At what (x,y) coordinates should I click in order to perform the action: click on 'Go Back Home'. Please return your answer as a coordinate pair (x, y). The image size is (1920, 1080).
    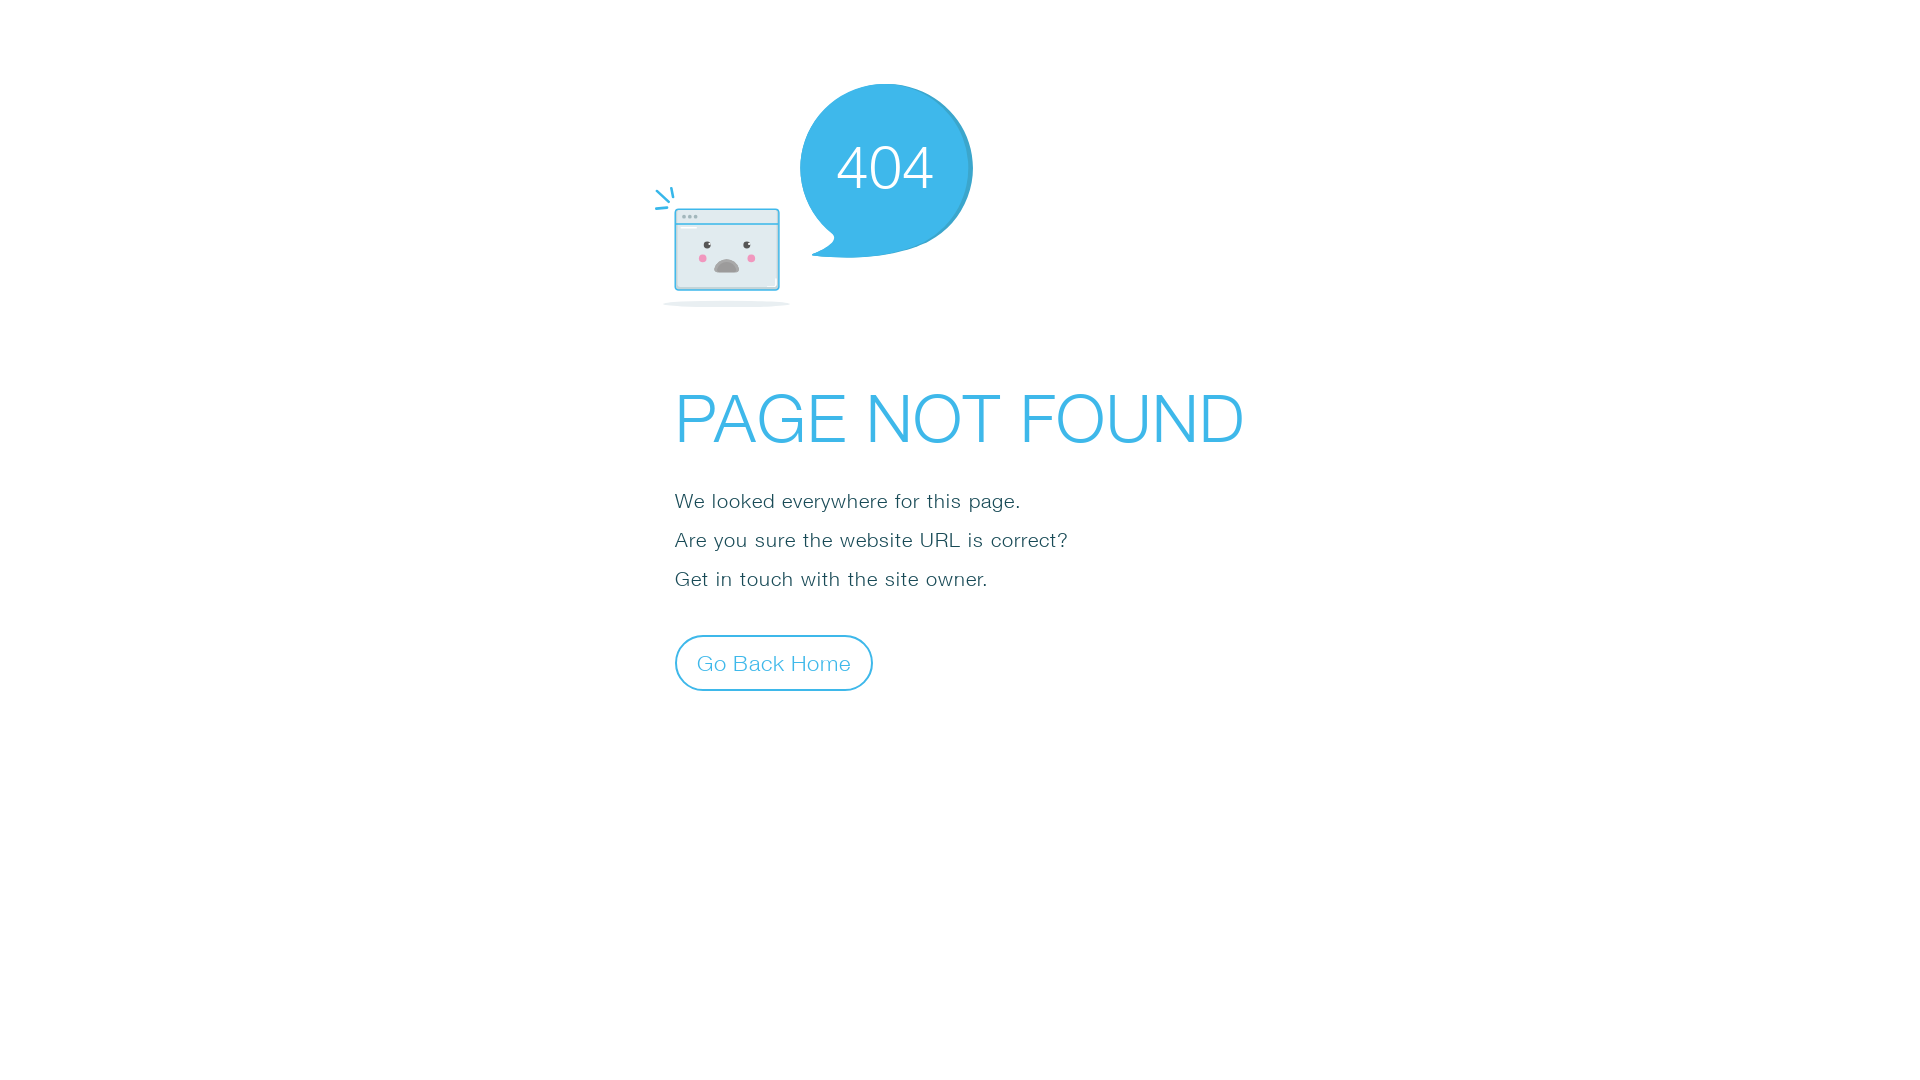
    Looking at the image, I should click on (772, 663).